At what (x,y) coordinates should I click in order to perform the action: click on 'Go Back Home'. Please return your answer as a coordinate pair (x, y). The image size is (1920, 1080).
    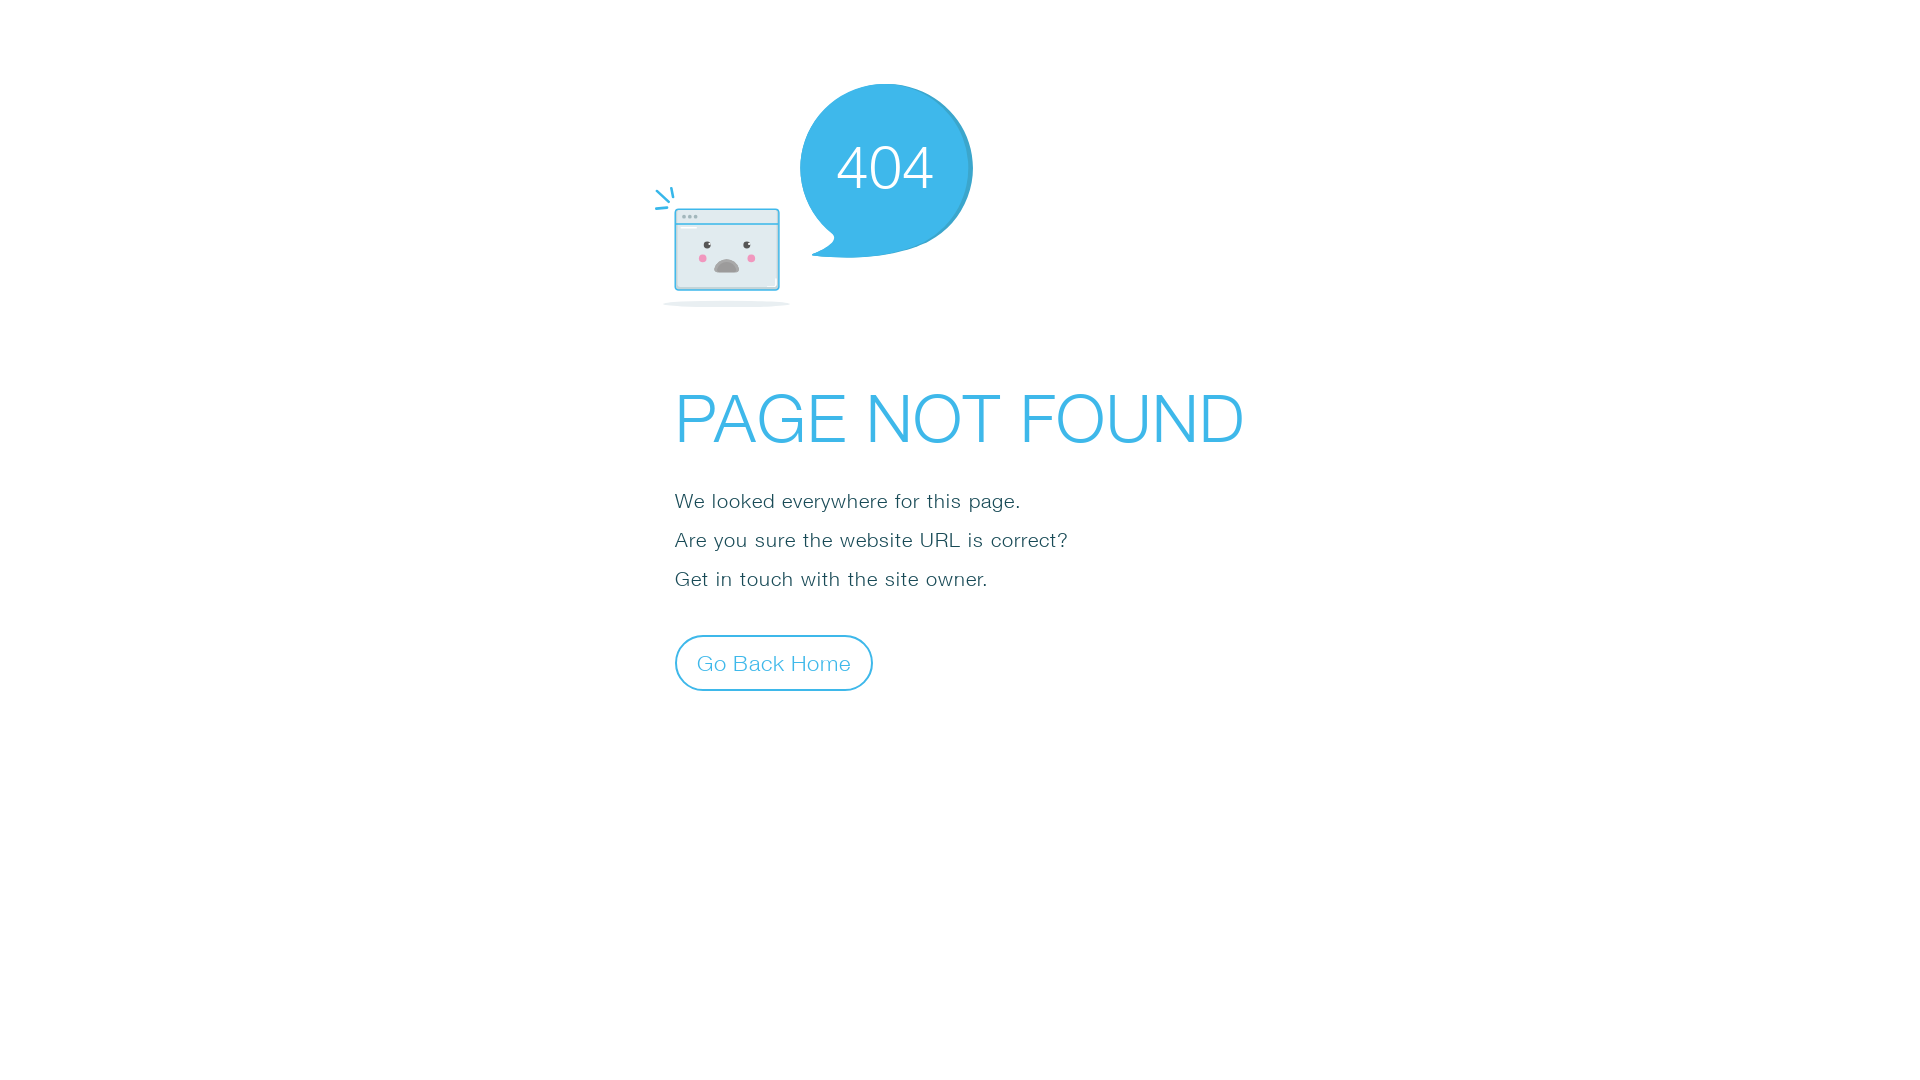
    Looking at the image, I should click on (772, 663).